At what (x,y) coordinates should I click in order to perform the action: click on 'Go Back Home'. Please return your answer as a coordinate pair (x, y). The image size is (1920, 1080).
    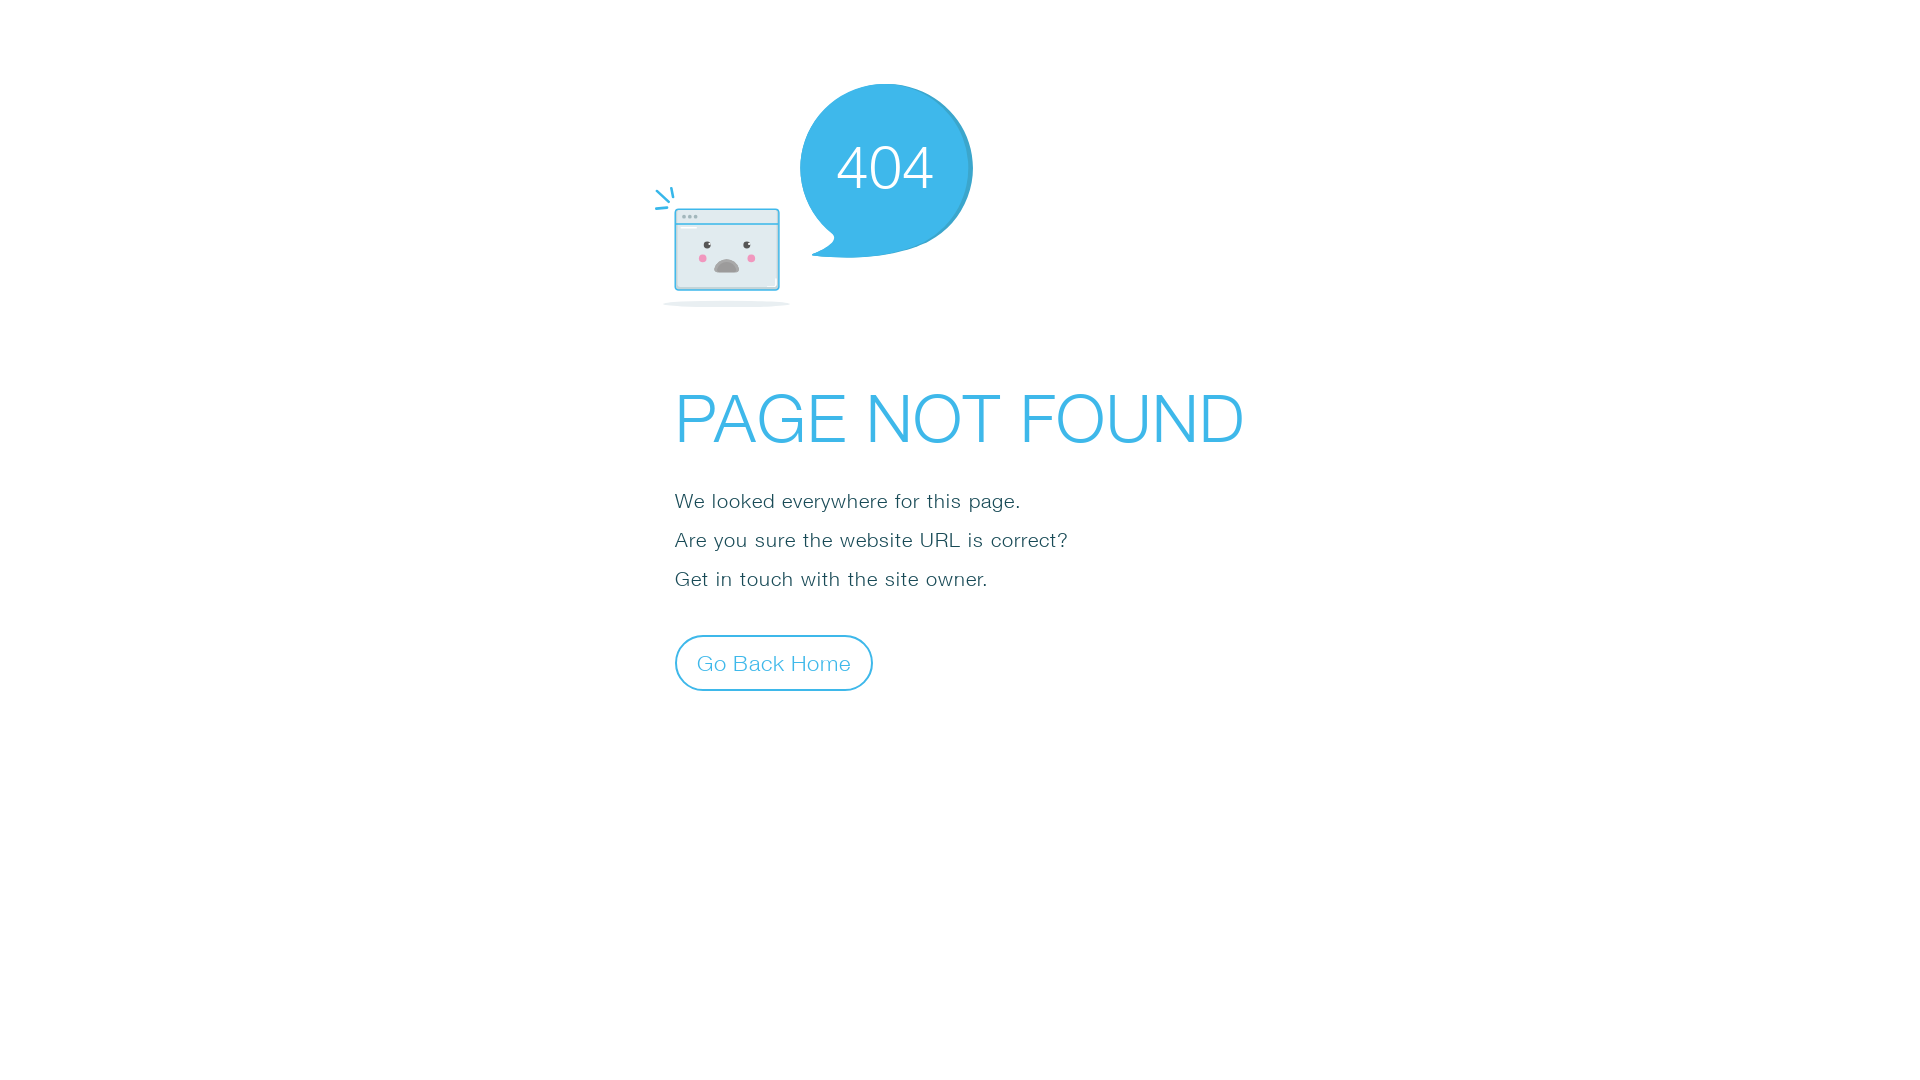
    Looking at the image, I should click on (772, 663).